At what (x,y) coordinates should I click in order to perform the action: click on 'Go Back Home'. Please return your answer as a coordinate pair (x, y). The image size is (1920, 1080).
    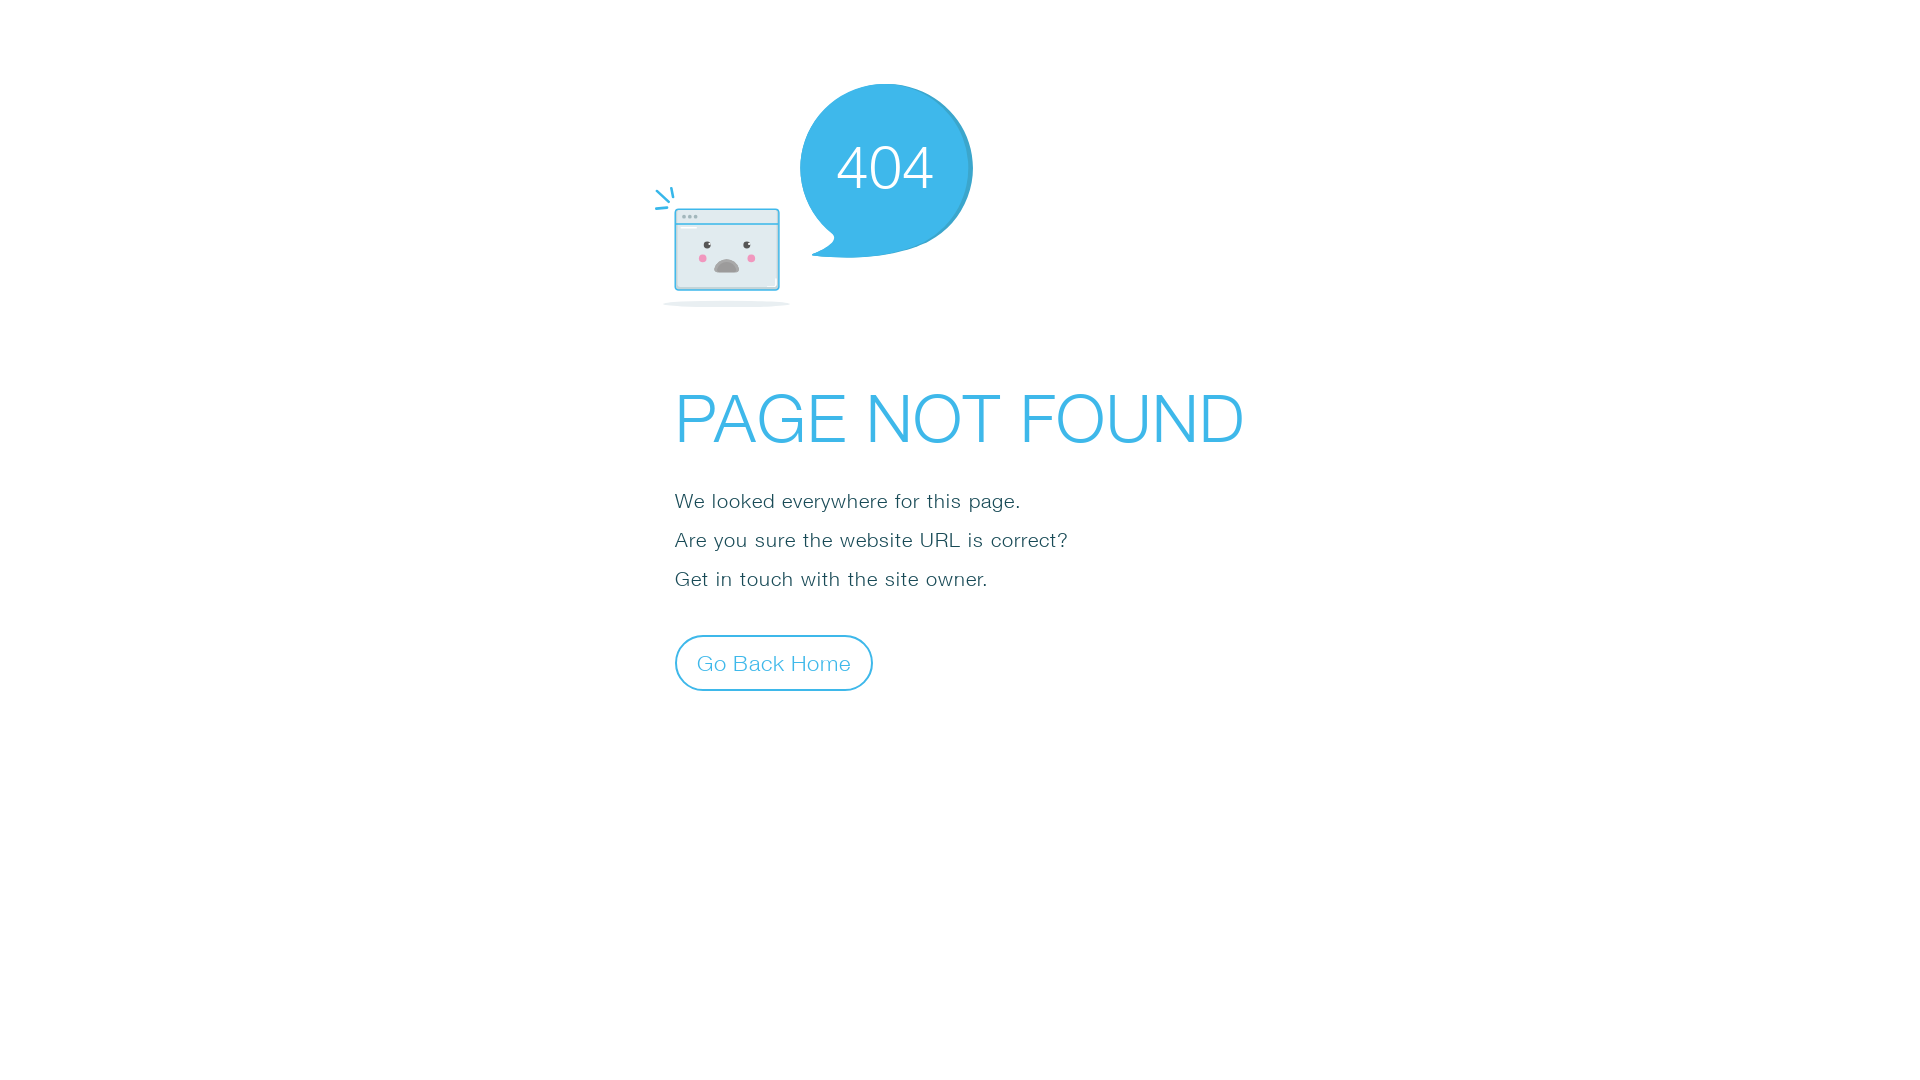
    Looking at the image, I should click on (772, 663).